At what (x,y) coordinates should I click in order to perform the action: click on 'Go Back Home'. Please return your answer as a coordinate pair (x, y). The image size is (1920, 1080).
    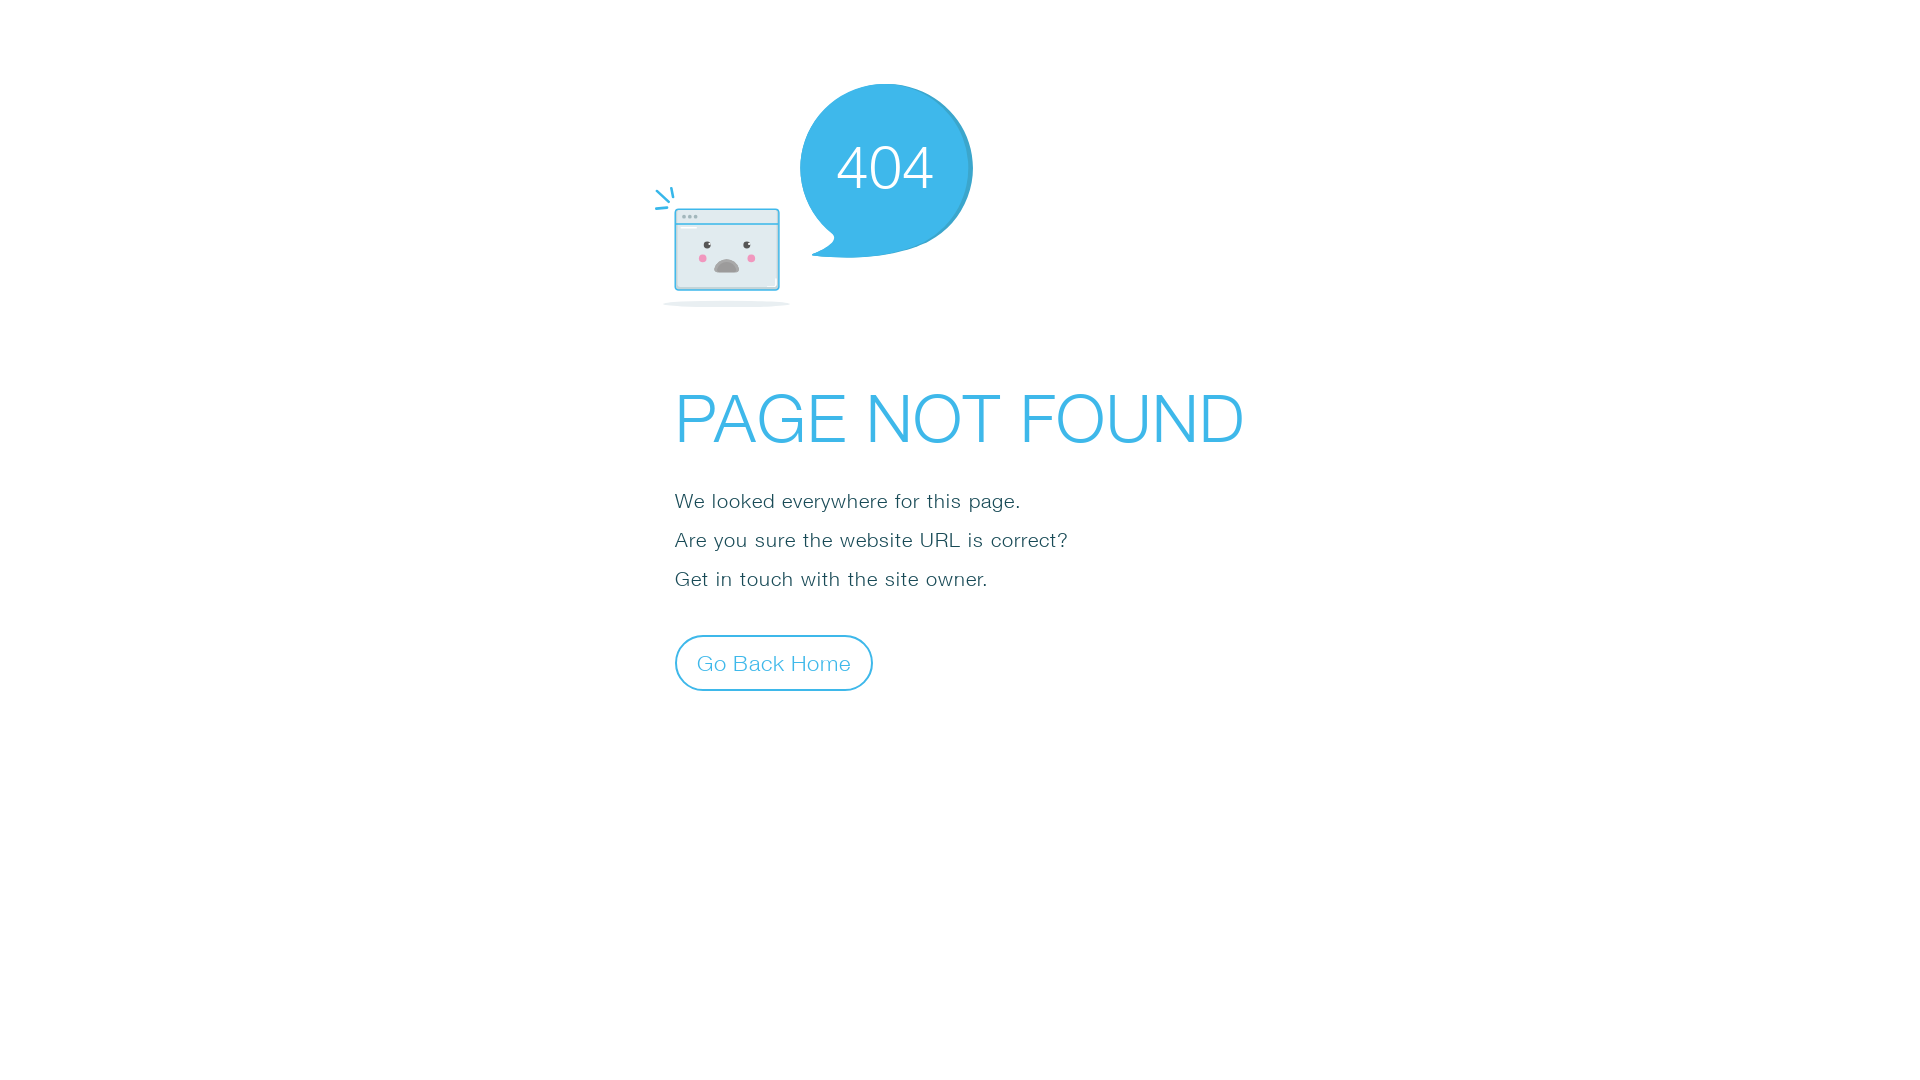
    Looking at the image, I should click on (772, 663).